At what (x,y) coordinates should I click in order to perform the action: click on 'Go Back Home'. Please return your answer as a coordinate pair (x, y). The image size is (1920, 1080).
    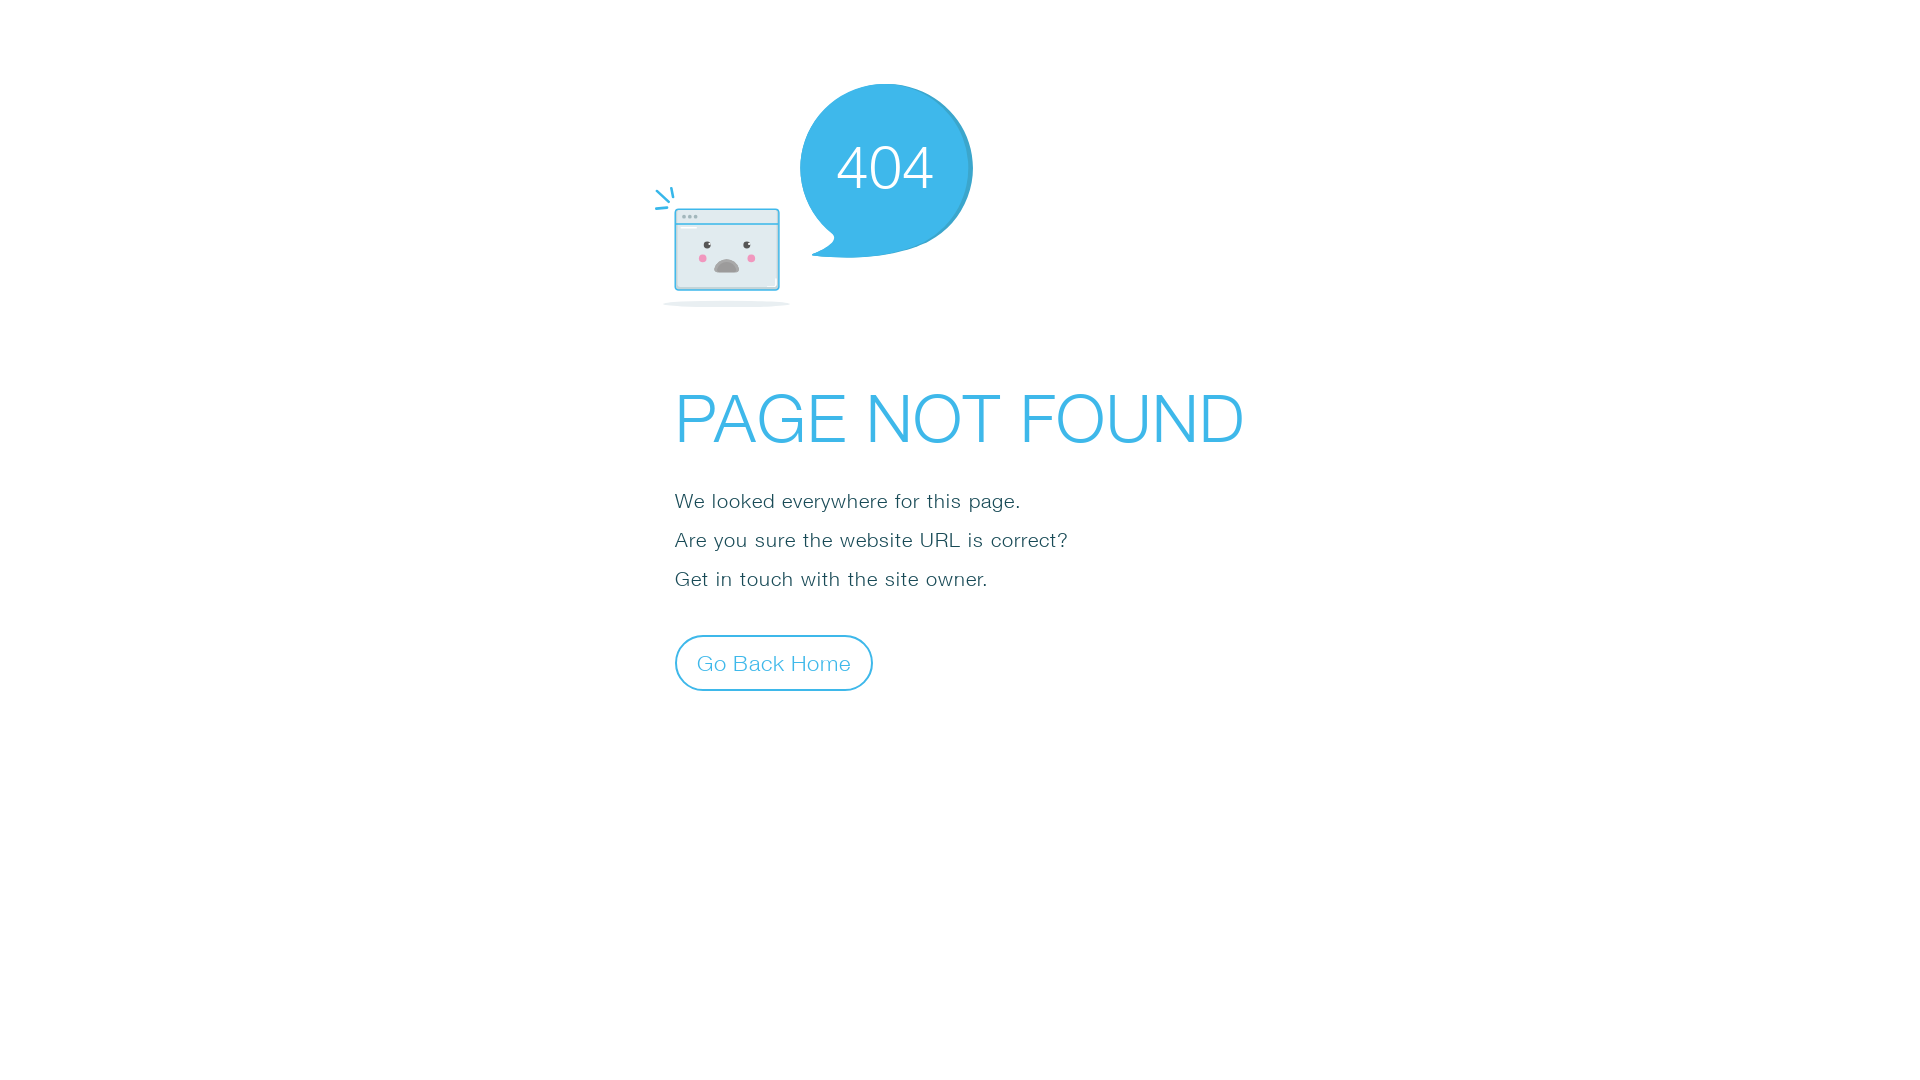
    Looking at the image, I should click on (772, 663).